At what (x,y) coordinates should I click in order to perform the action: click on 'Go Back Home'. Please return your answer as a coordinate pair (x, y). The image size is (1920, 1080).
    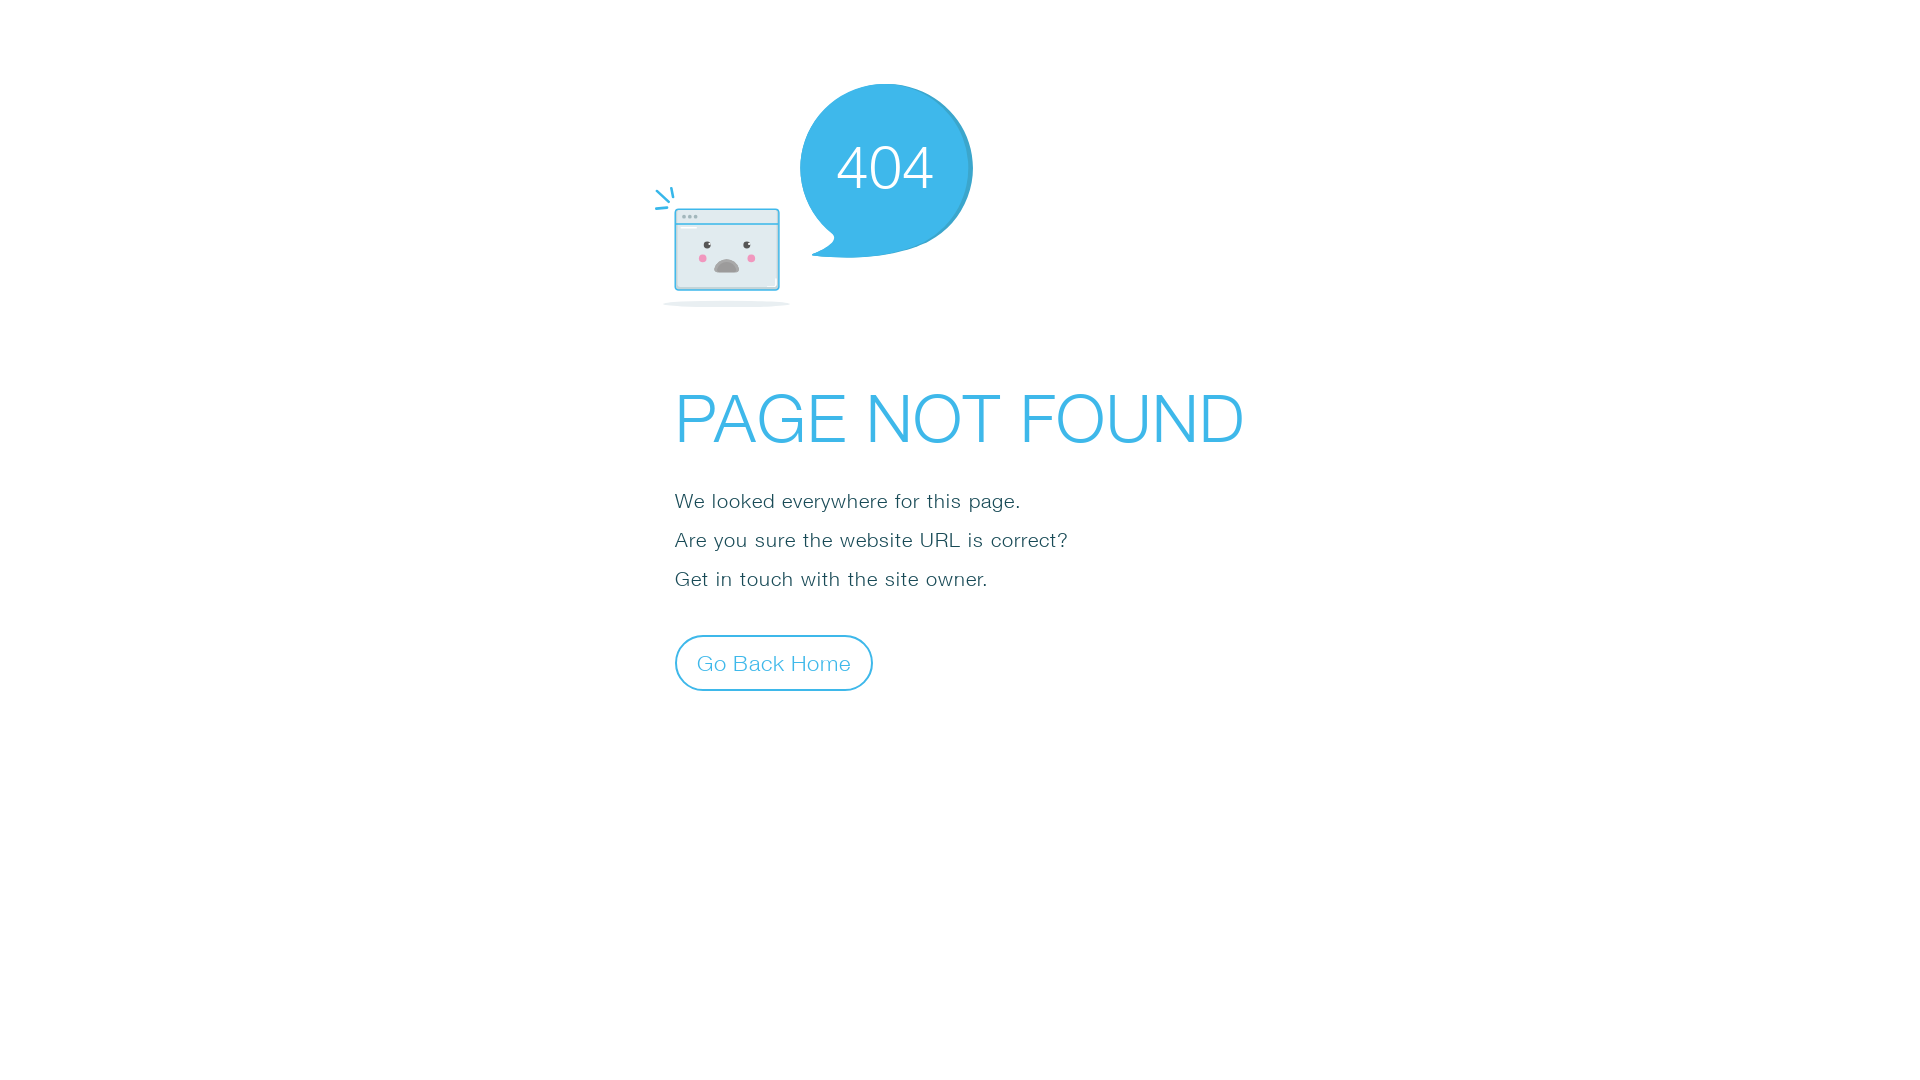
    Looking at the image, I should click on (772, 663).